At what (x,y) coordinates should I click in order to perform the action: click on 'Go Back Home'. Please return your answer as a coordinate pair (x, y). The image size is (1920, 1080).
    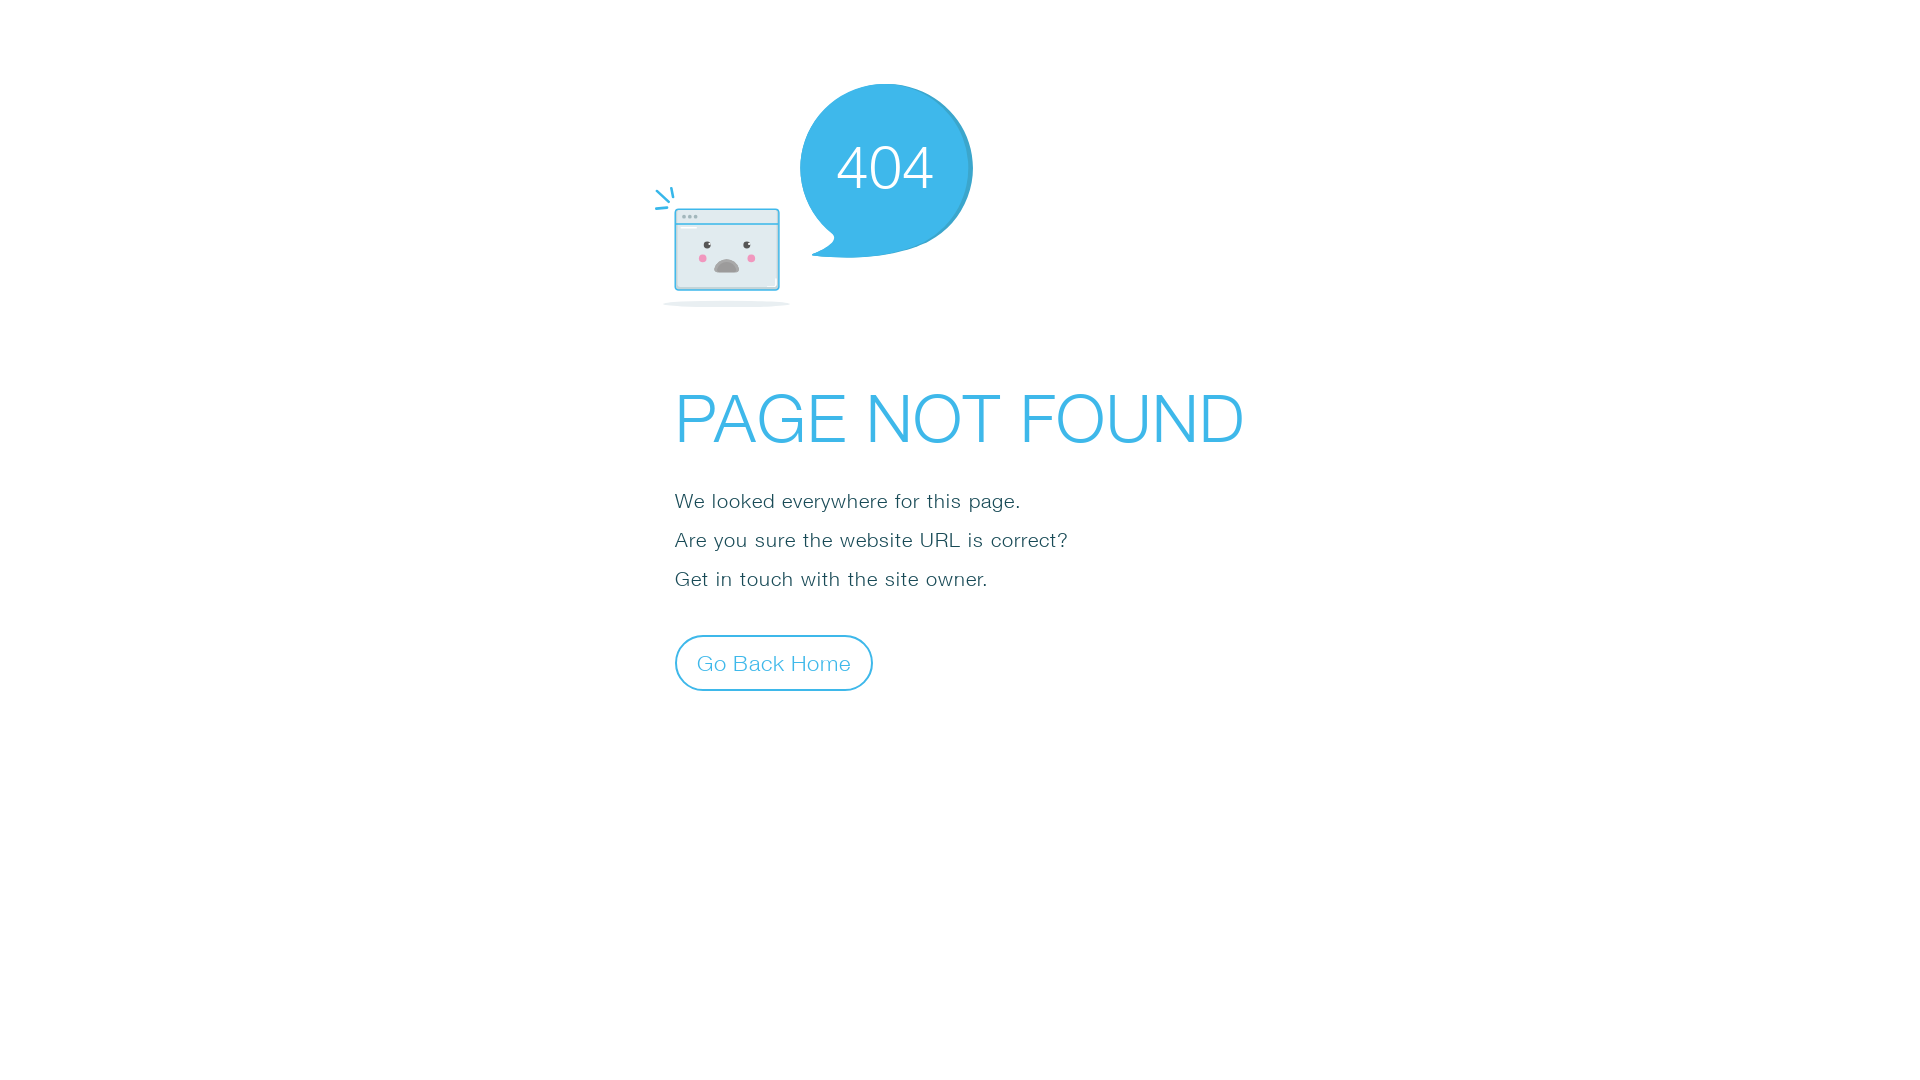
    Looking at the image, I should click on (772, 663).